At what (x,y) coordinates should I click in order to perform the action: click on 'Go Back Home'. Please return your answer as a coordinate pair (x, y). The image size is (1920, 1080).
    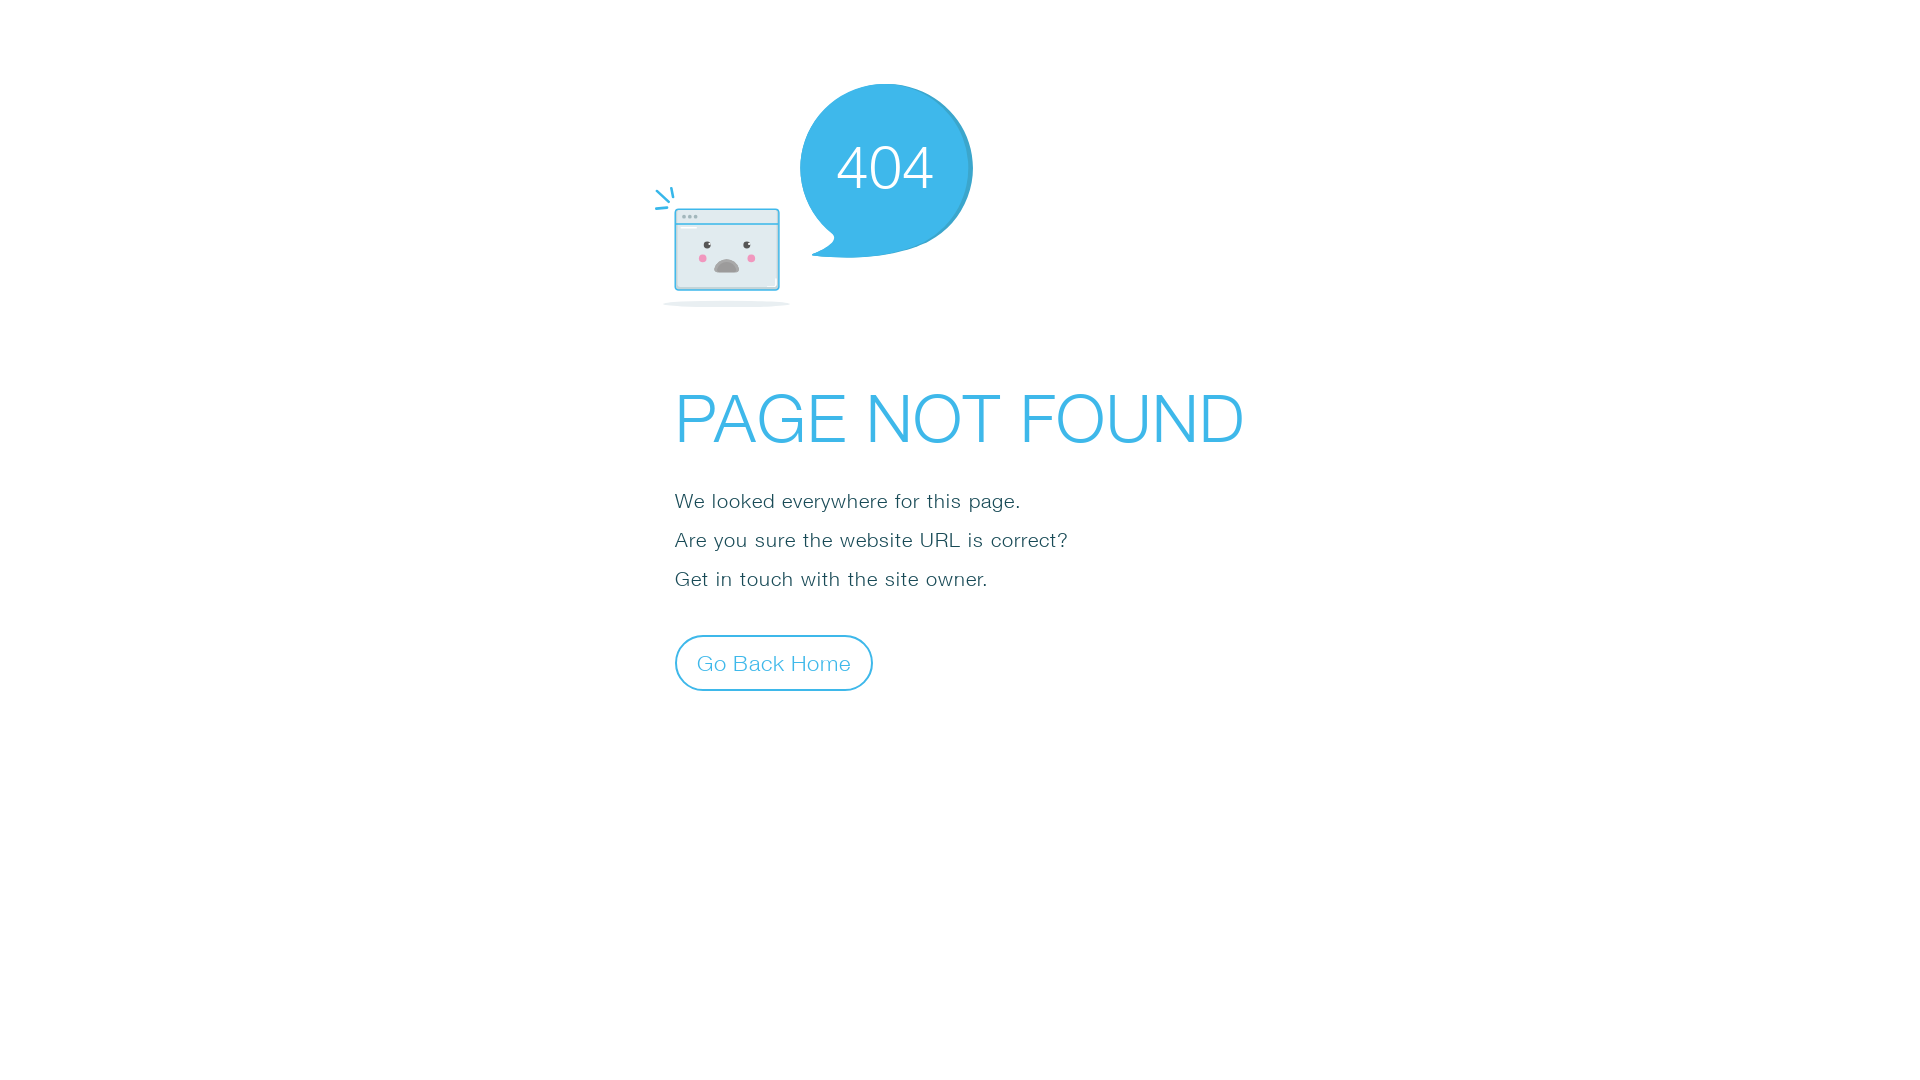
    Looking at the image, I should click on (772, 663).